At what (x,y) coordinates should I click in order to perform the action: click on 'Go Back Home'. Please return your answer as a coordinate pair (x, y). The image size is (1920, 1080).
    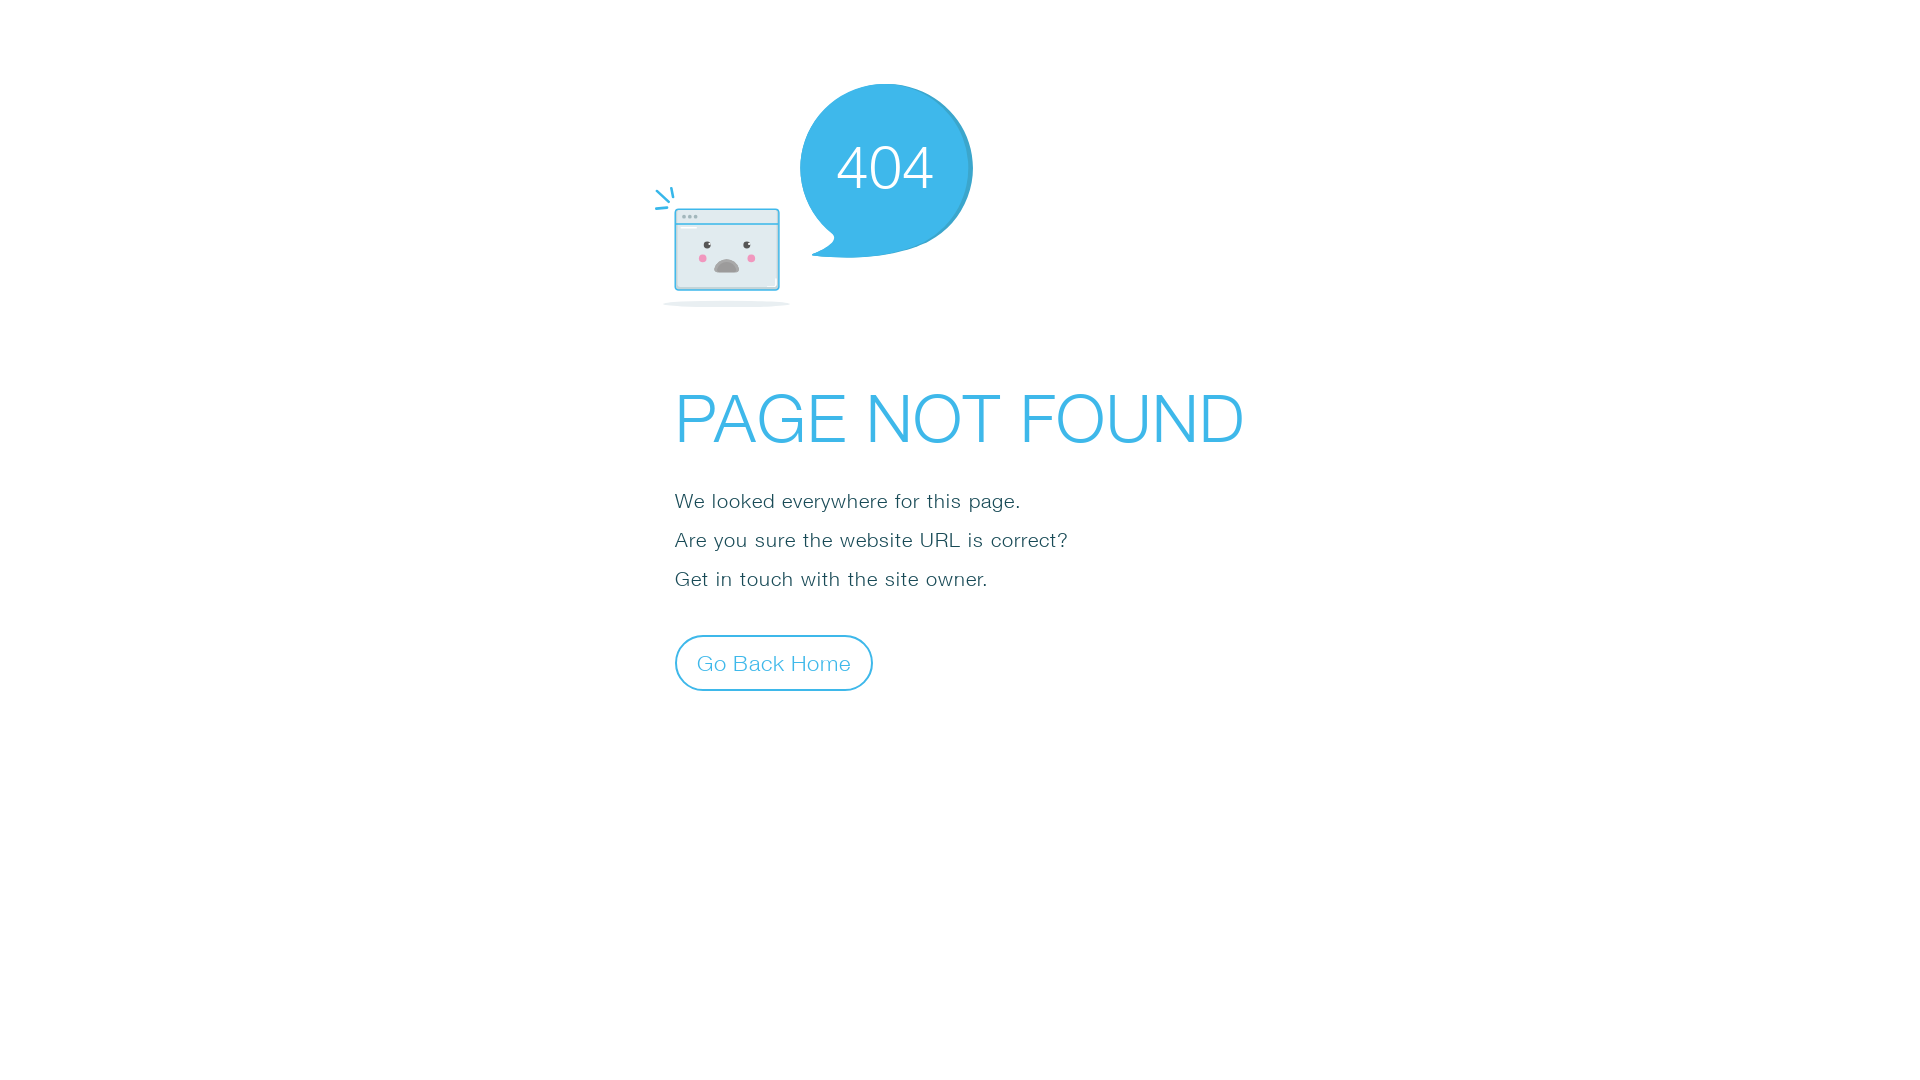
    Looking at the image, I should click on (772, 663).